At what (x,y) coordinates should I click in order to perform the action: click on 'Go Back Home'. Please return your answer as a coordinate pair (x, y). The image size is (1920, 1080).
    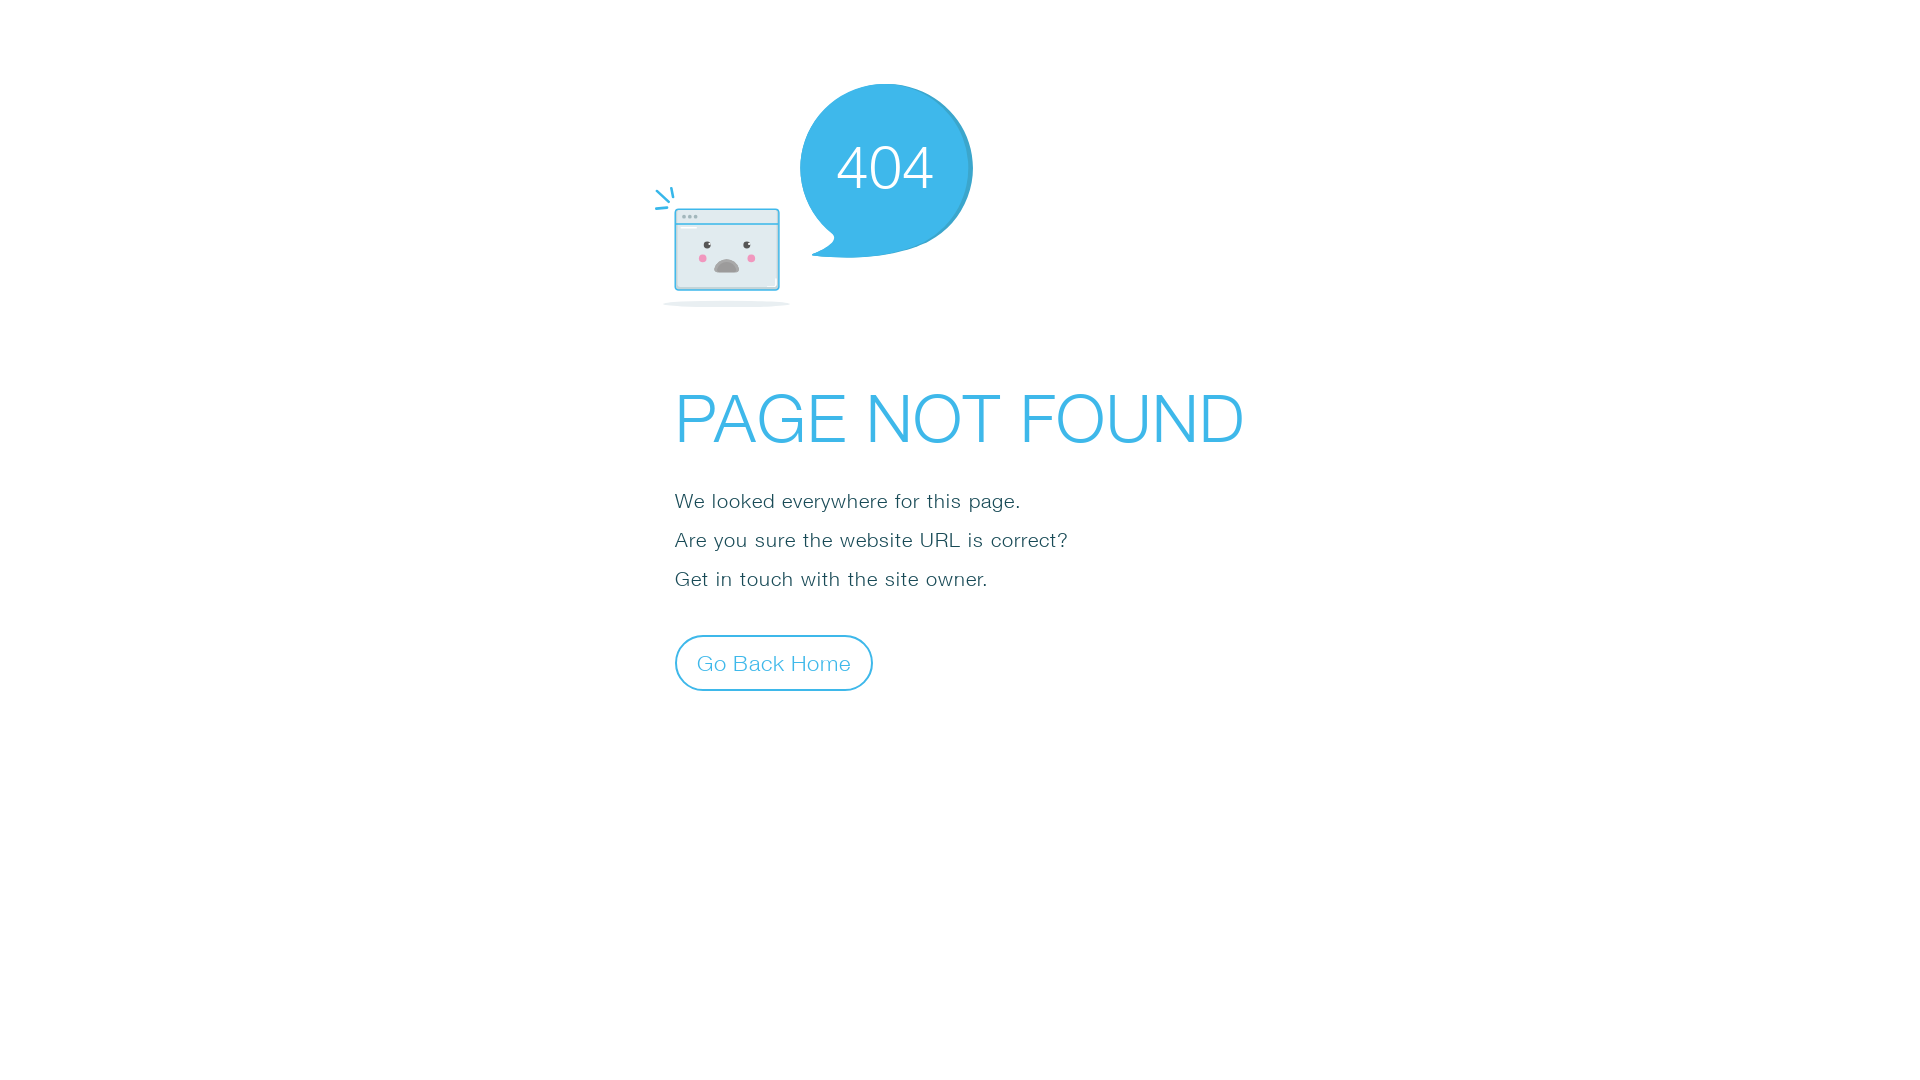
    Looking at the image, I should click on (772, 663).